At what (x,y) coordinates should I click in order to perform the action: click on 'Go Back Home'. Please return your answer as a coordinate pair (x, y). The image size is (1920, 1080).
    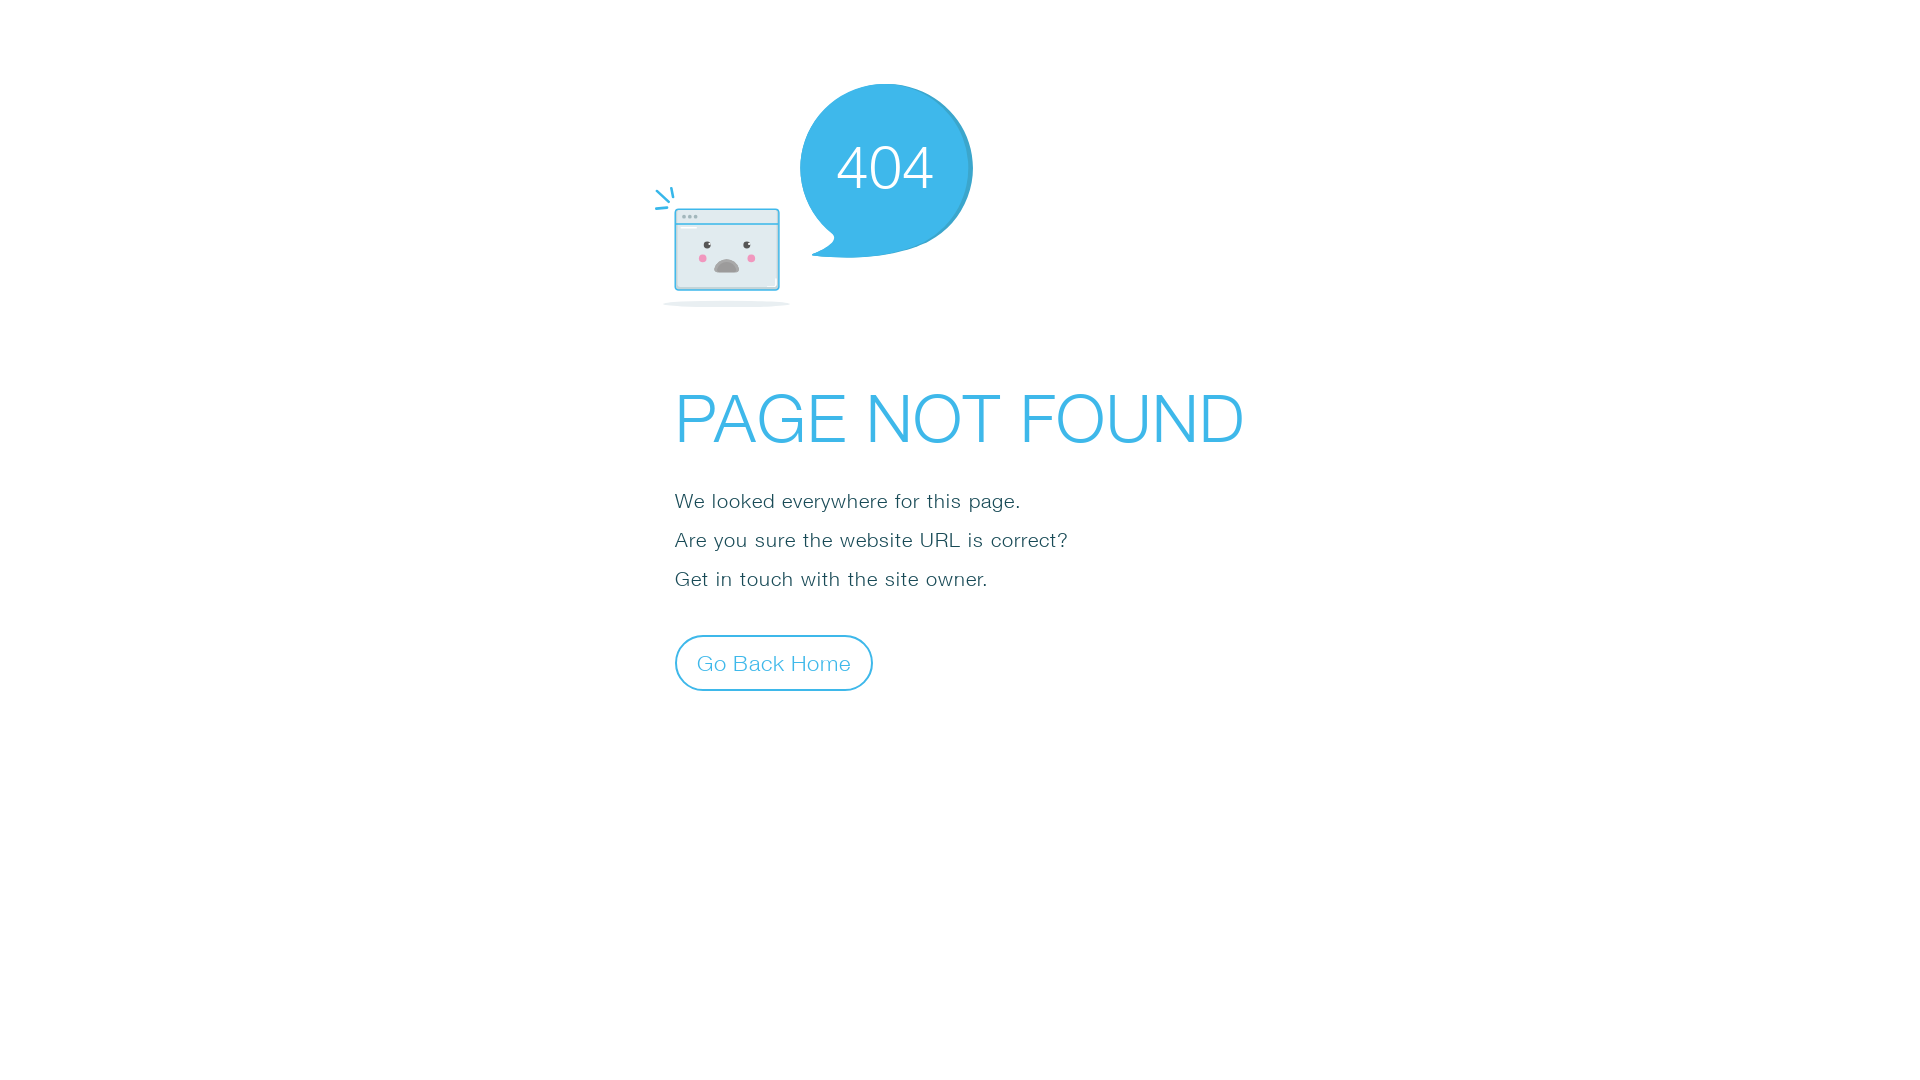
    Looking at the image, I should click on (772, 663).